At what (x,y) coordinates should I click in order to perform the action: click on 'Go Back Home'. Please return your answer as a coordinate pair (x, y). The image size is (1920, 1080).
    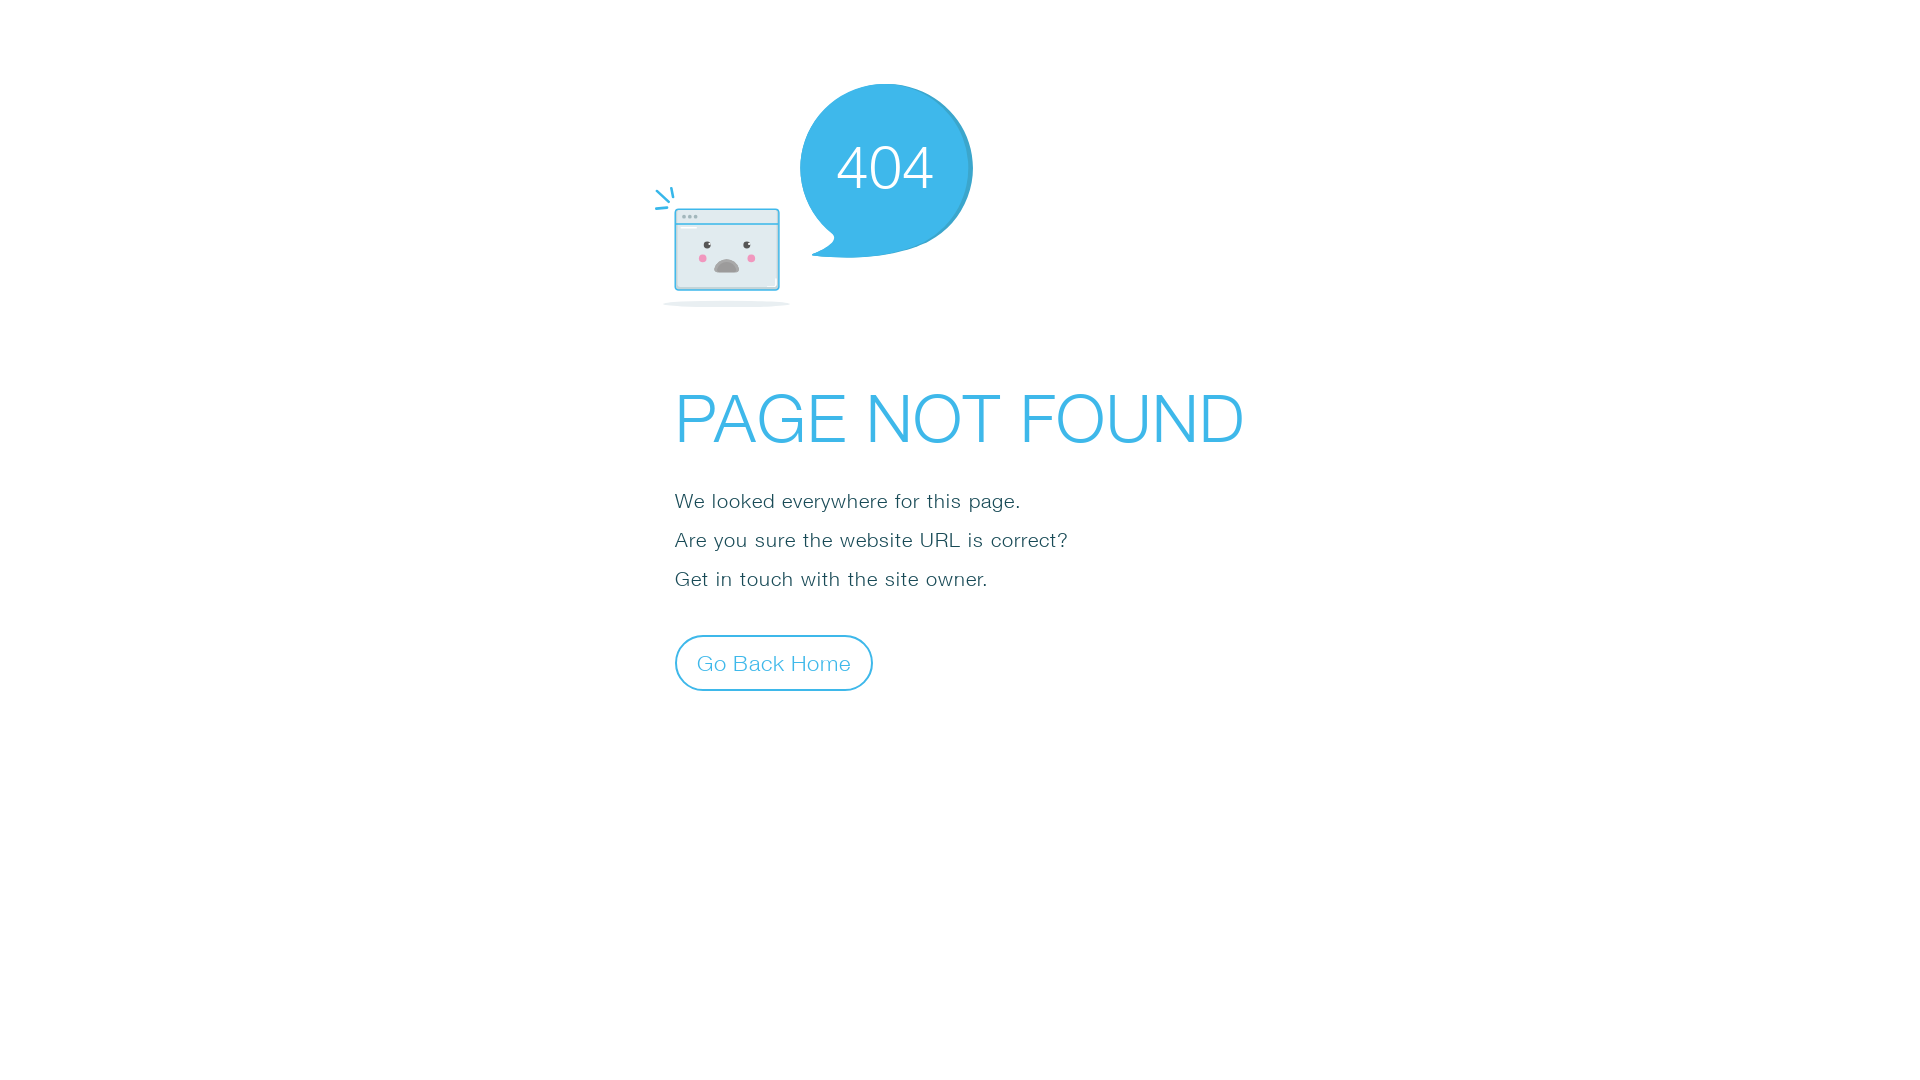
    Looking at the image, I should click on (772, 663).